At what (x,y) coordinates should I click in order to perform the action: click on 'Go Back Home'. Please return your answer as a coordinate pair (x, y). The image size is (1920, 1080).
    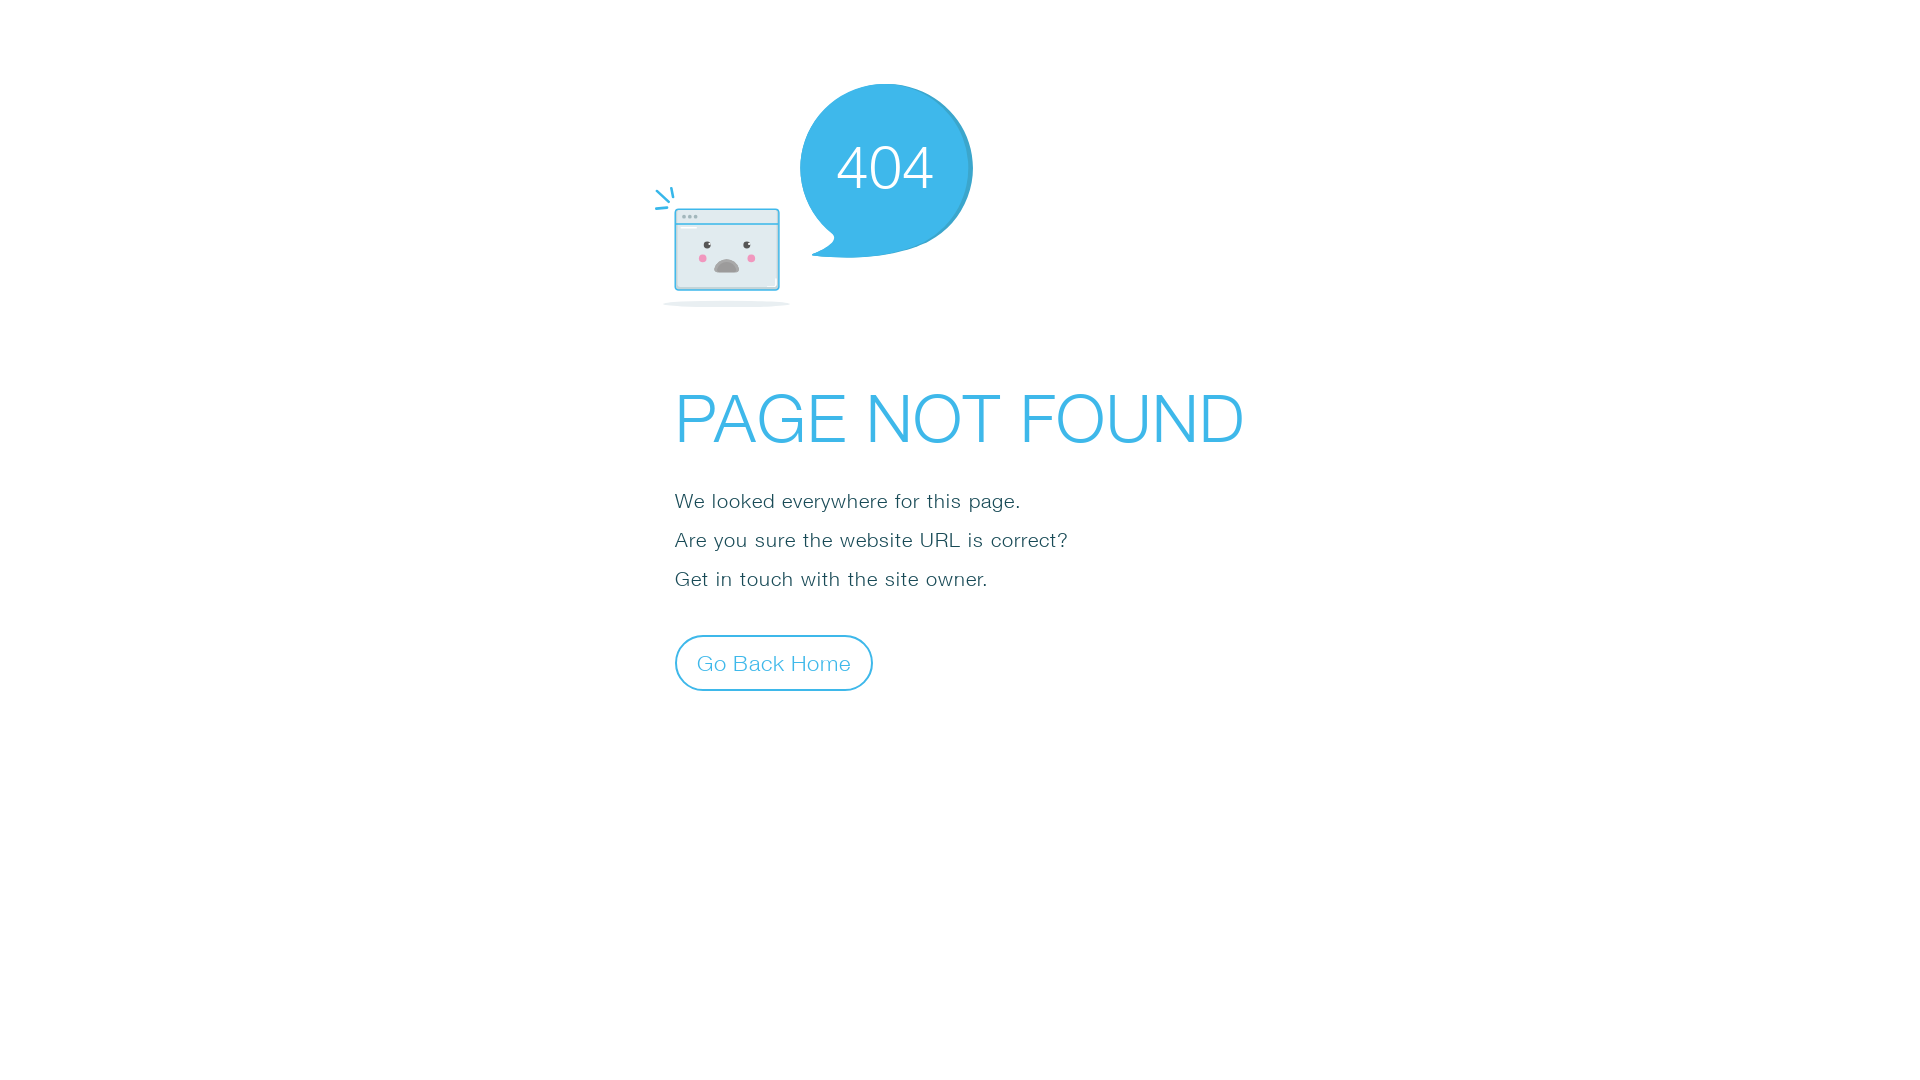
    Looking at the image, I should click on (772, 663).